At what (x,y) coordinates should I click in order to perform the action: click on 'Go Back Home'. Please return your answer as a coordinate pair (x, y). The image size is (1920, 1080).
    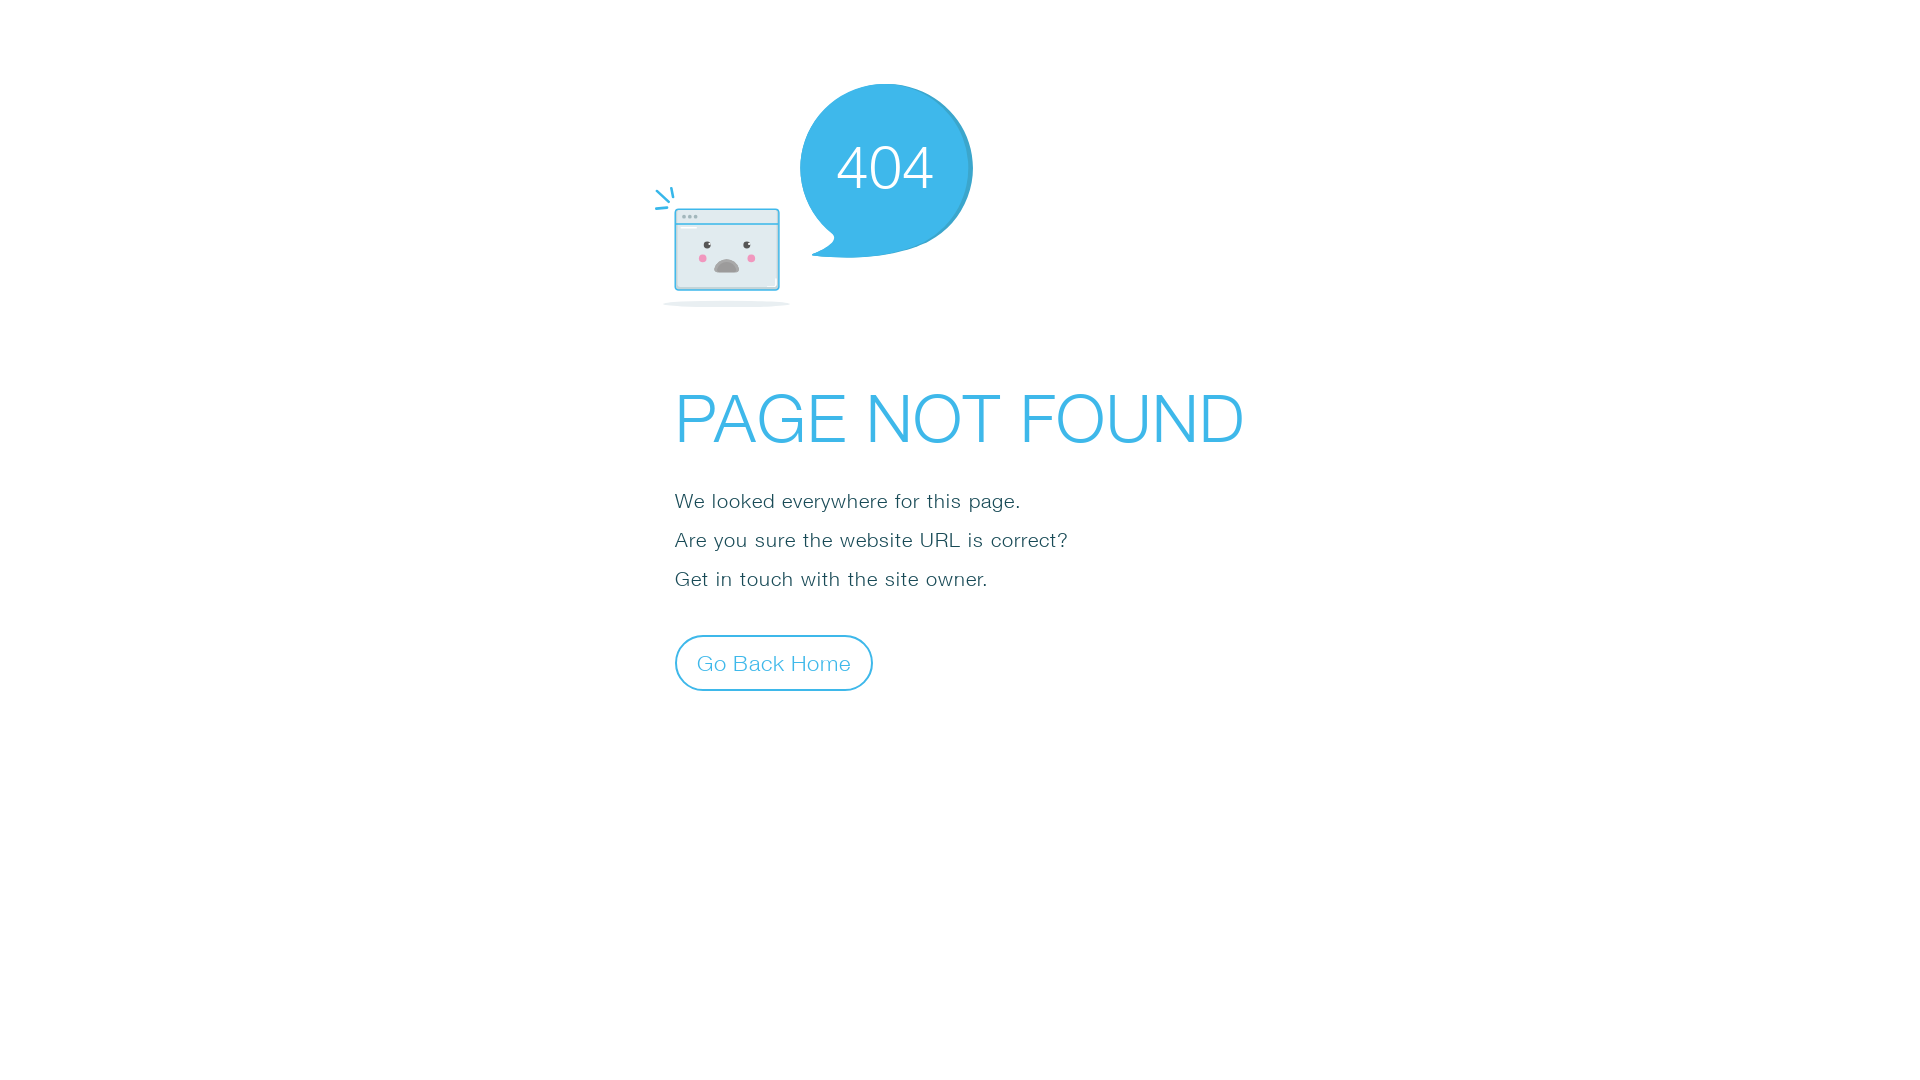
    Looking at the image, I should click on (772, 663).